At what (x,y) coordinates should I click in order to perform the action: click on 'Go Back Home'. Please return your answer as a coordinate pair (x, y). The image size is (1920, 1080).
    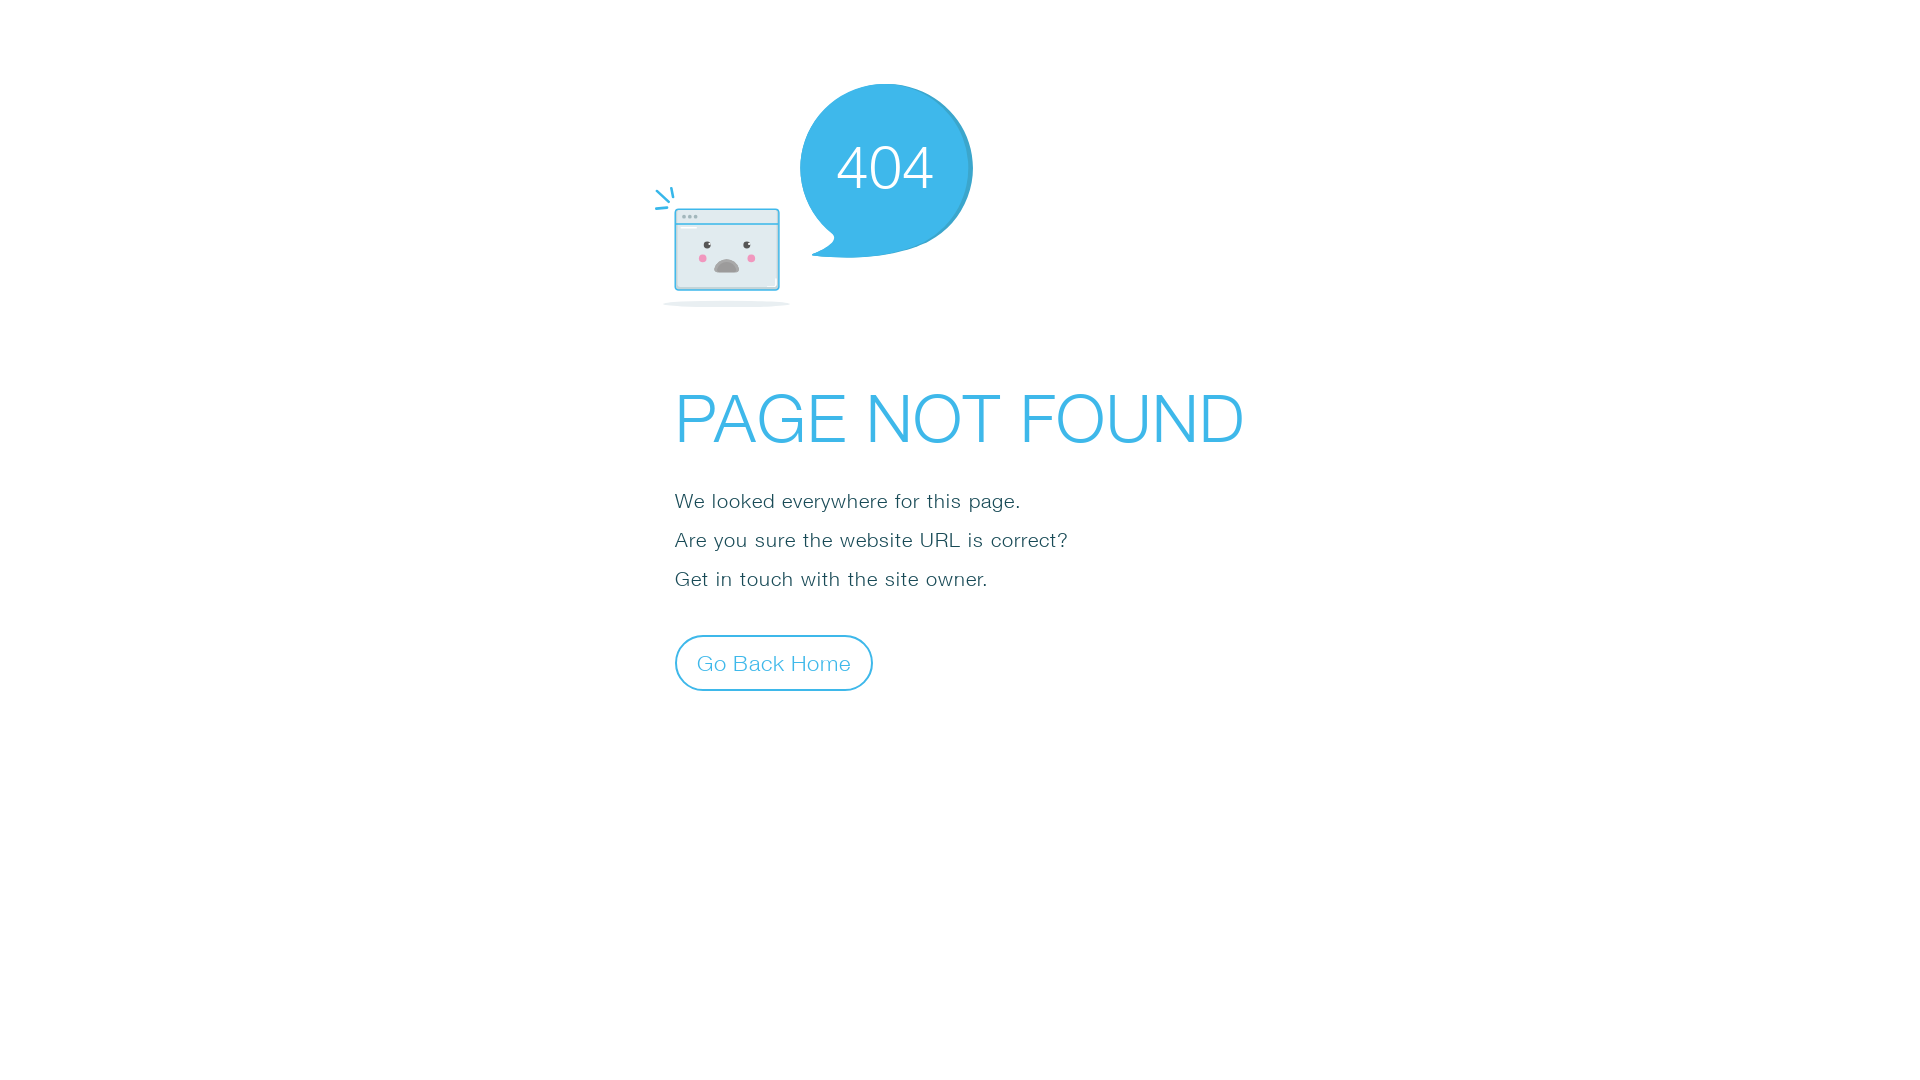
    Looking at the image, I should click on (772, 663).